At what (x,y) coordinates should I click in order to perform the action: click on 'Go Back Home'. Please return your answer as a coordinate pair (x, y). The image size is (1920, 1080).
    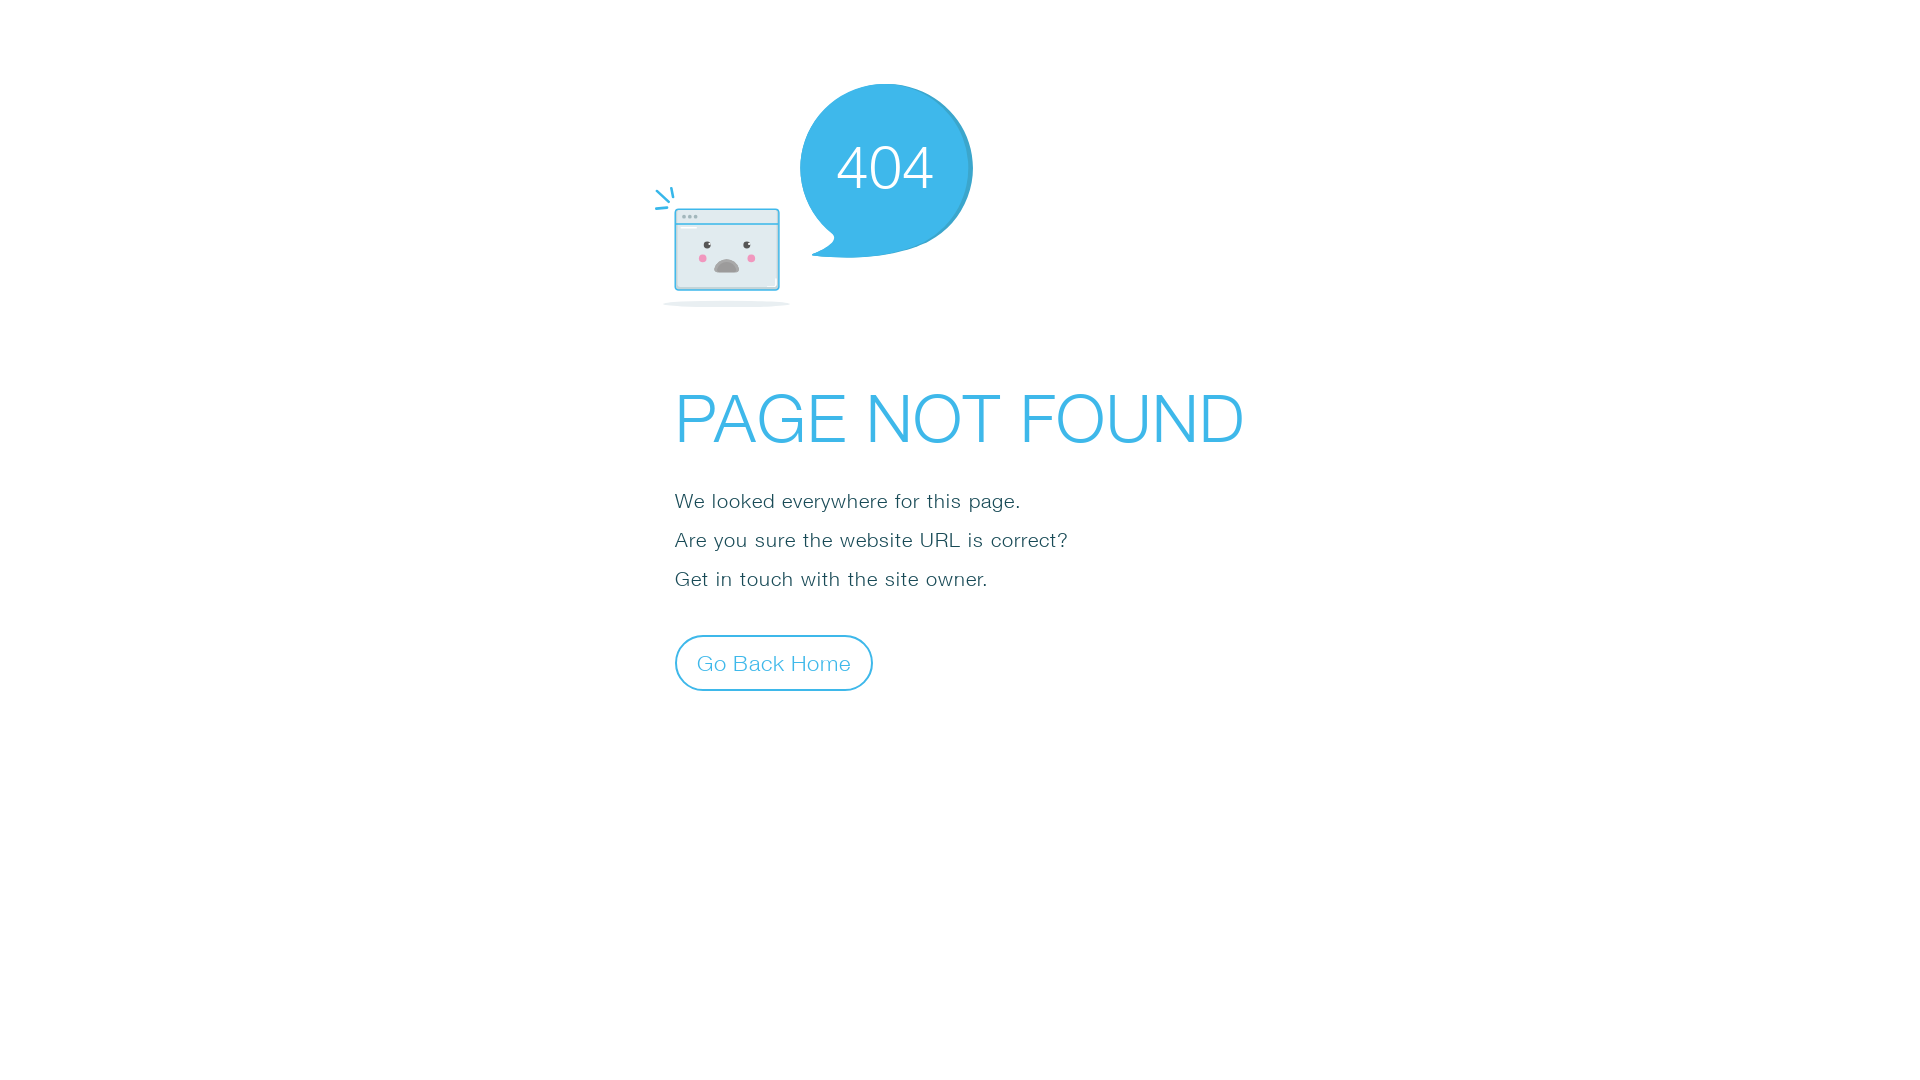
    Looking at the image, I should click on (772, 663).